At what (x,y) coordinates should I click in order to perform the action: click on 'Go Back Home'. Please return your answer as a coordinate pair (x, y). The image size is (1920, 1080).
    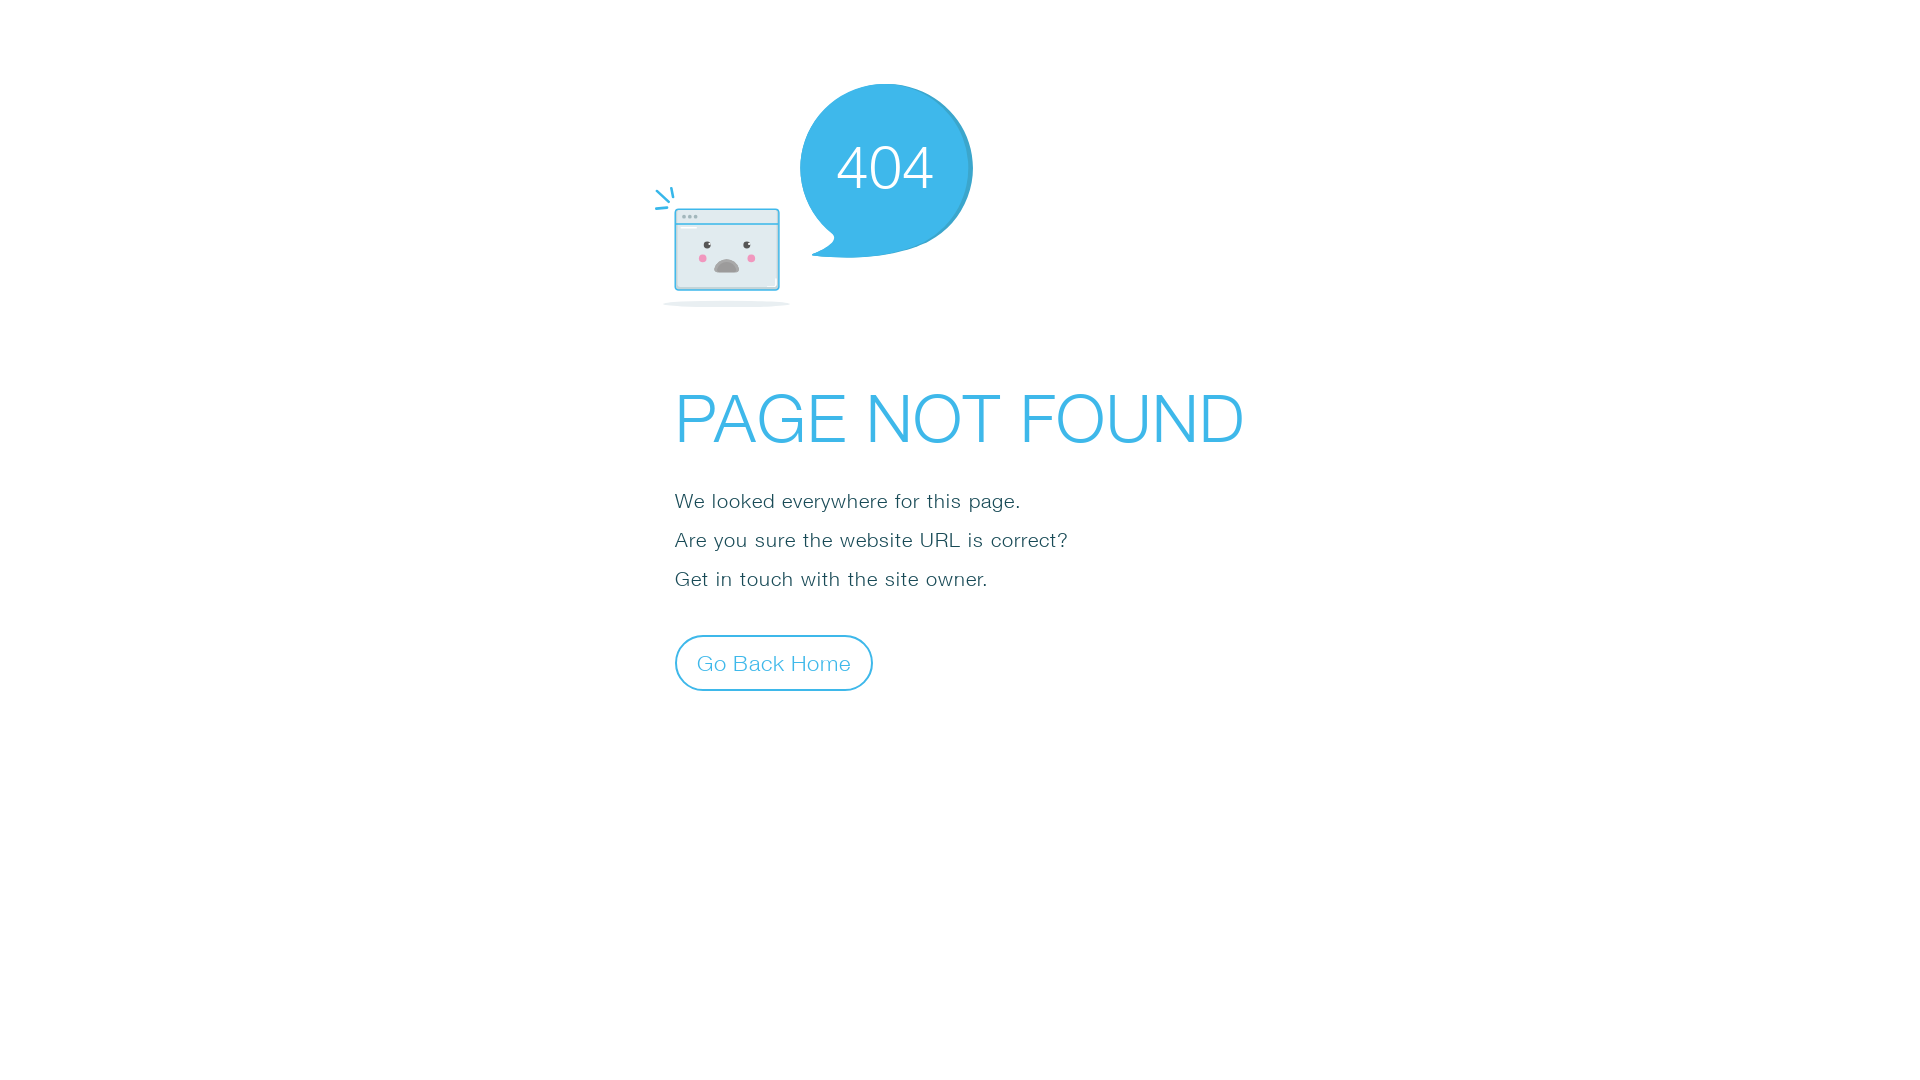
    Looking at the image, I should click on (772, 663).